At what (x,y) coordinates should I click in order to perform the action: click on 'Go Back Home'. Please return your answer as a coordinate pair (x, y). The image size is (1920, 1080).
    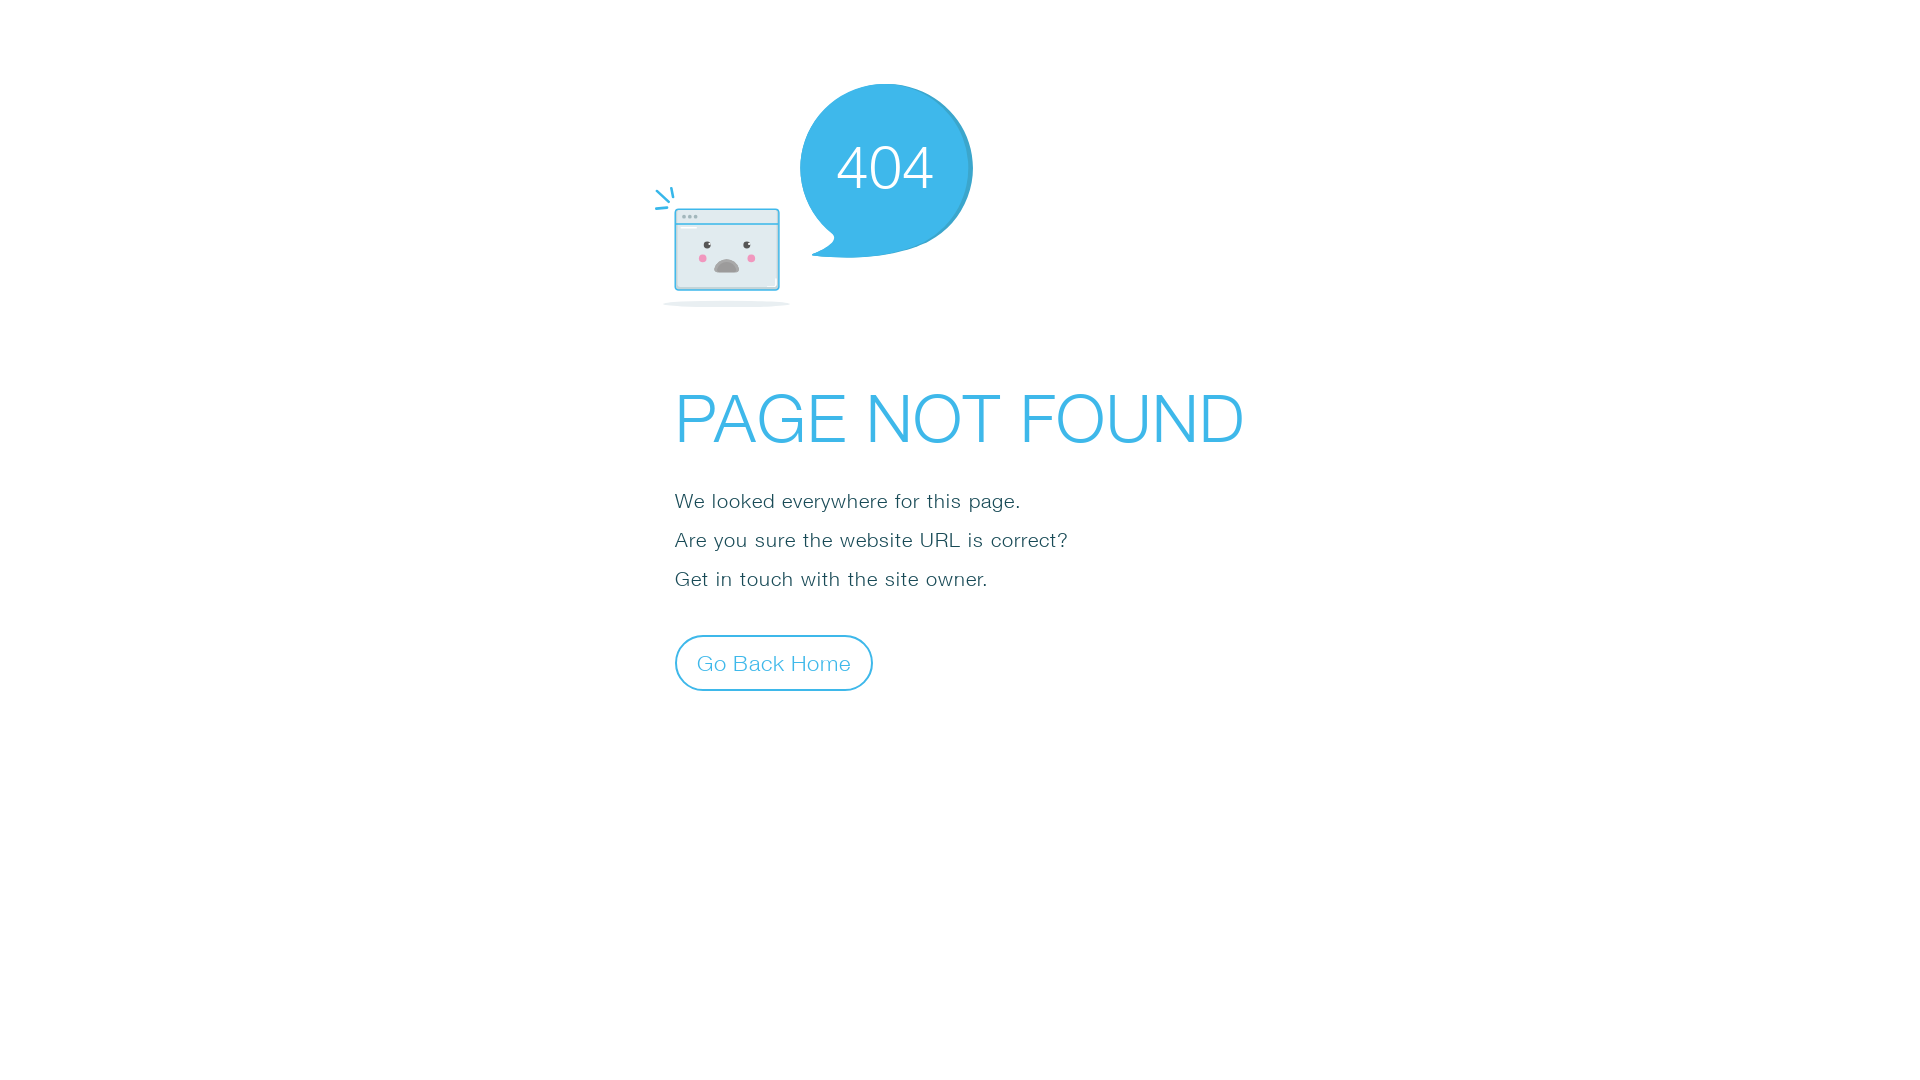
    Looking at the image, I should click on (772, 663).